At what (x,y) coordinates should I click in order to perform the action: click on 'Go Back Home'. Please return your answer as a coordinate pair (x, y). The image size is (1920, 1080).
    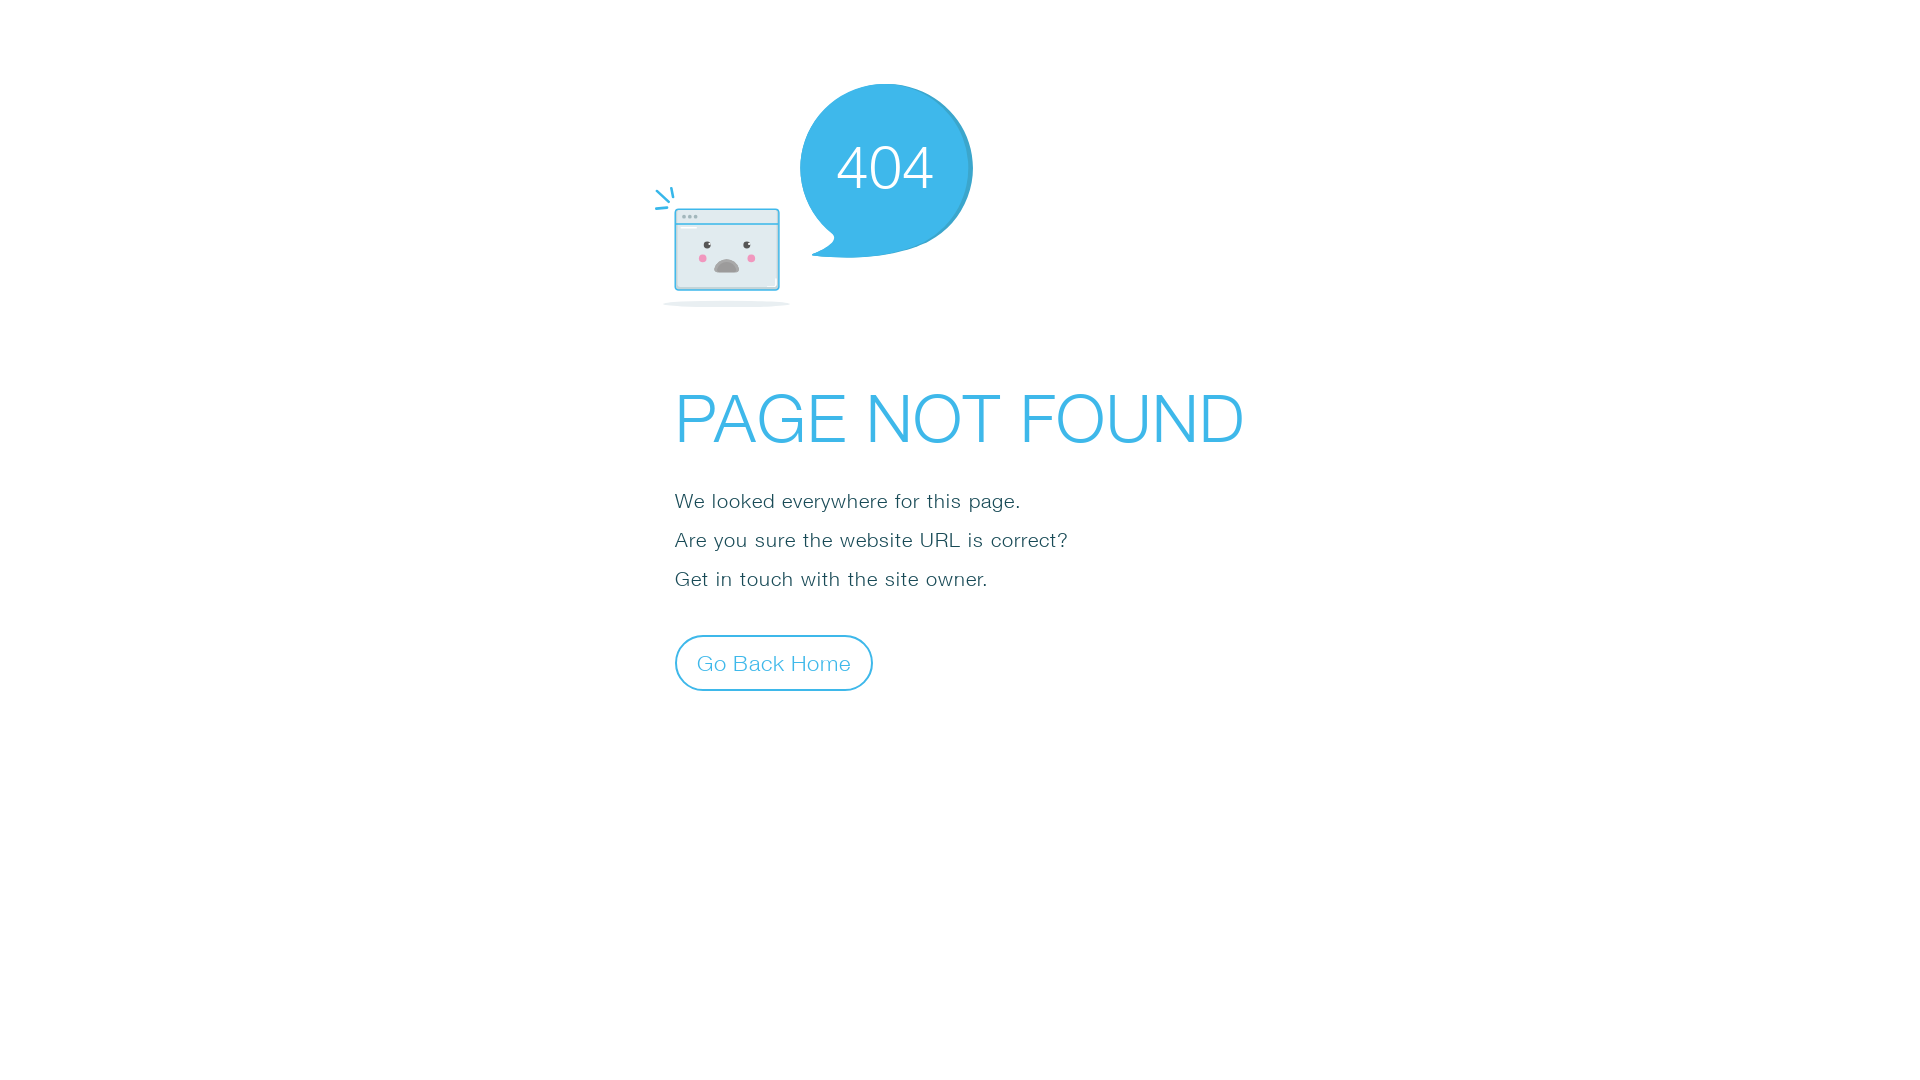
    Looking at the image, I should click on (772, 663).